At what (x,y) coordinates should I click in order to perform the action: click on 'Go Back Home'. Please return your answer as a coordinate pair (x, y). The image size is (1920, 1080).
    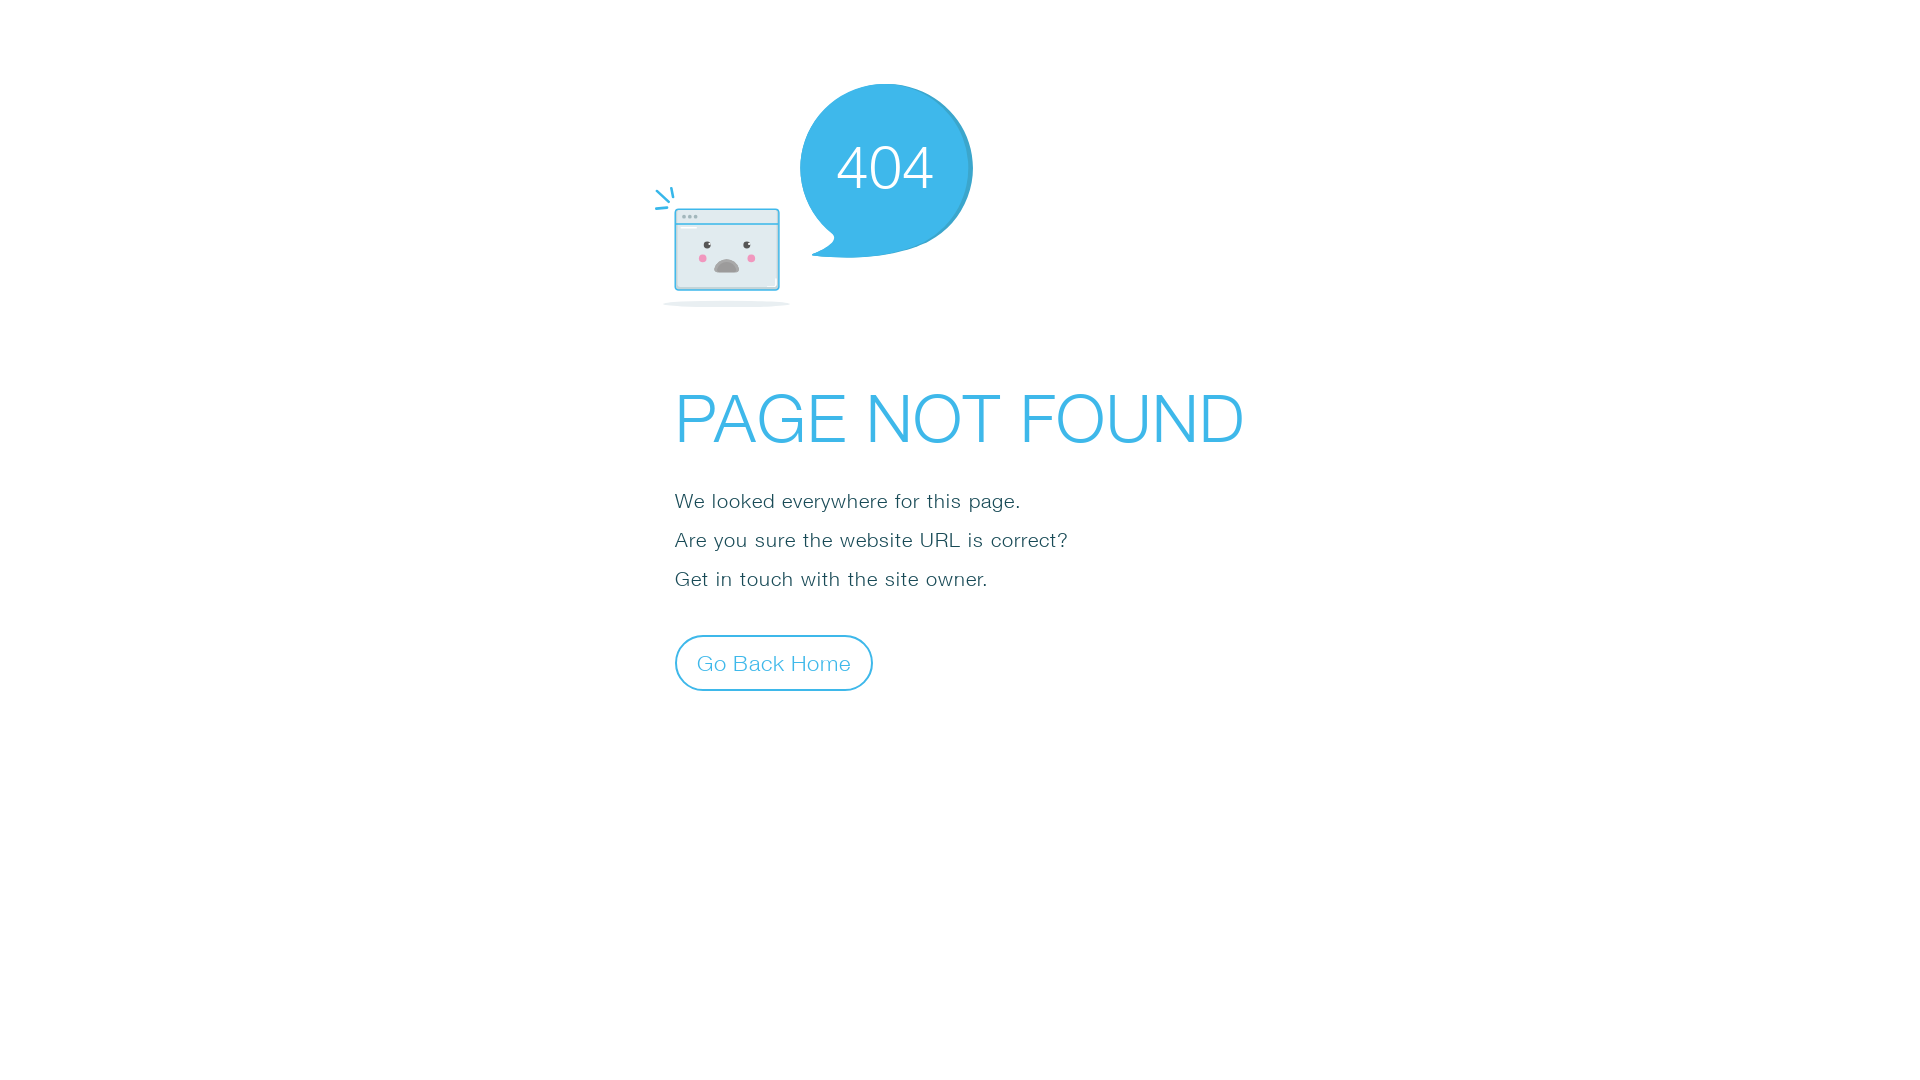
    Looking at the image, I should click on (772, 663).